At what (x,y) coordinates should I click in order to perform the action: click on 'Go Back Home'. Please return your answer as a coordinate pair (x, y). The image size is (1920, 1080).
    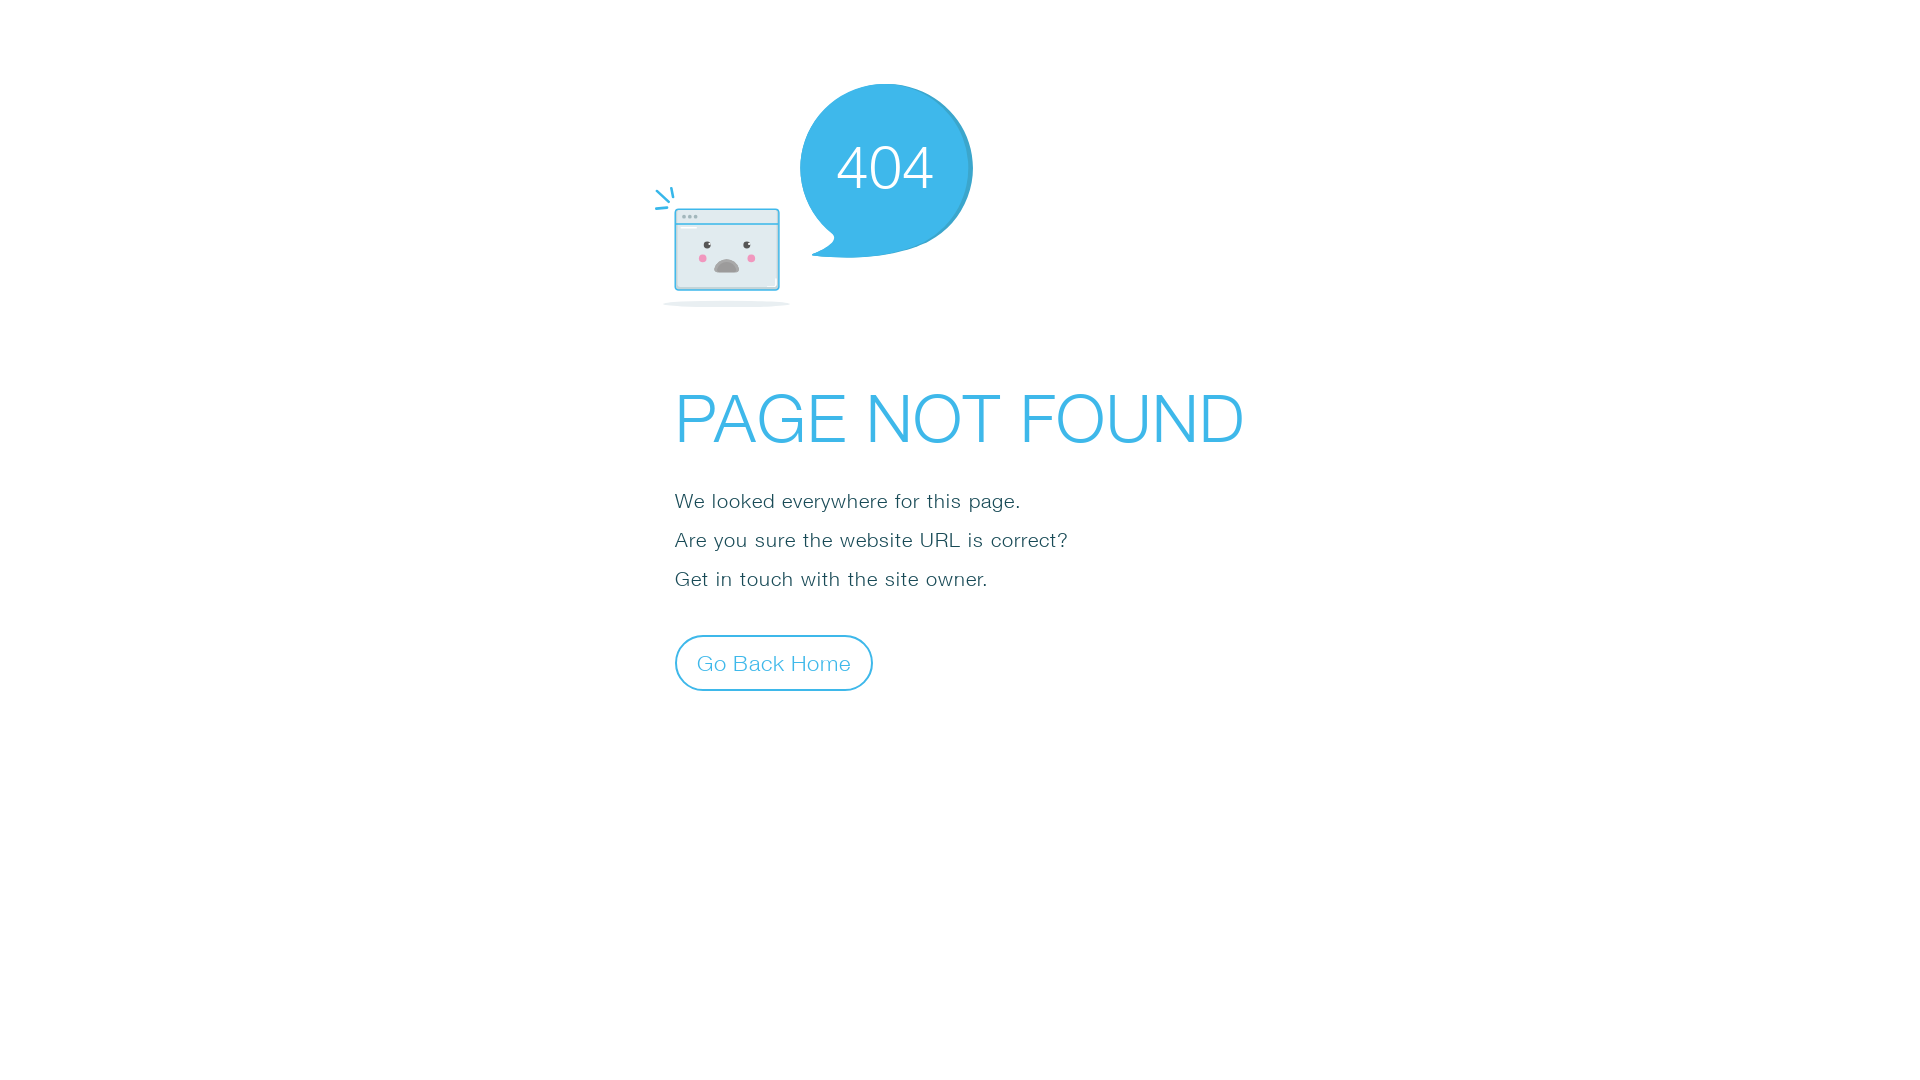
    Looking at the image, I should click on (772, 663).